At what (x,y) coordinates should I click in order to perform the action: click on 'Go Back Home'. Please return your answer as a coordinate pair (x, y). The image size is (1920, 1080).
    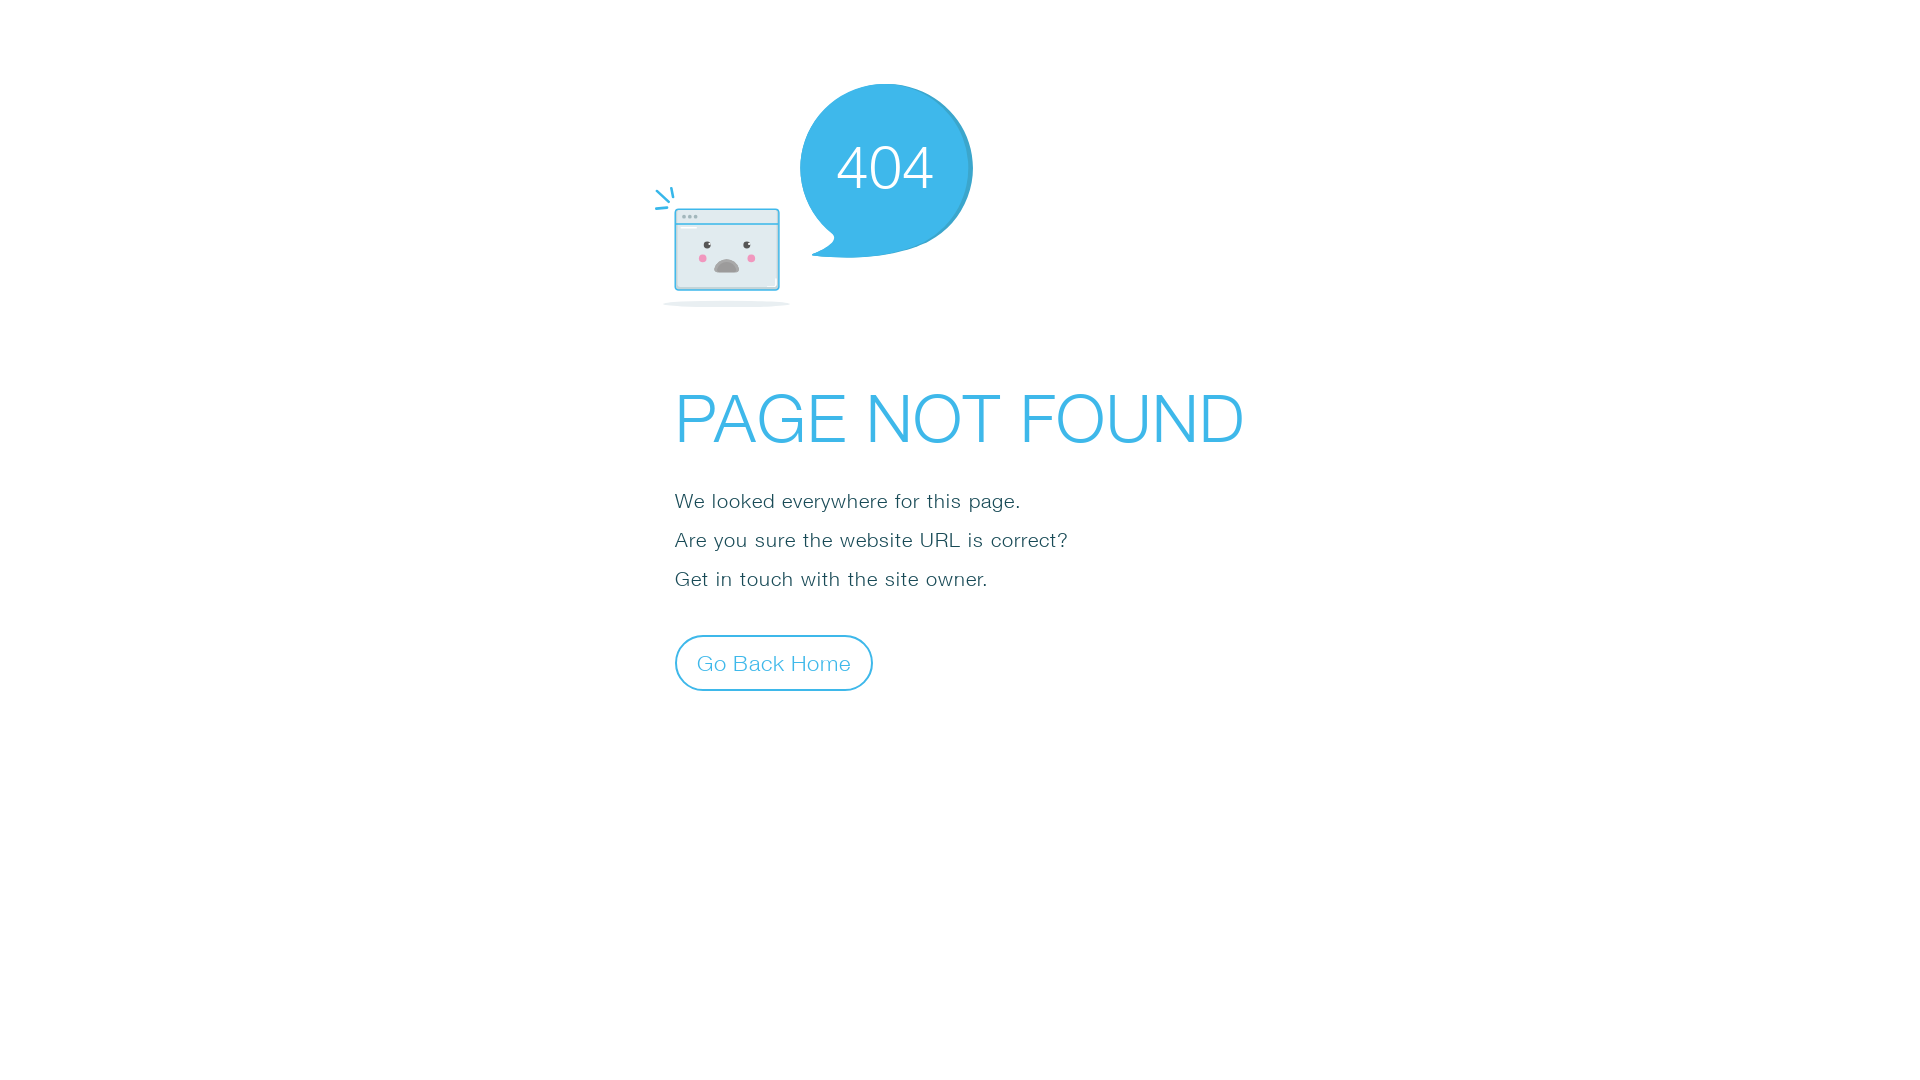
    Looking at the image, I should click on (772, 663).